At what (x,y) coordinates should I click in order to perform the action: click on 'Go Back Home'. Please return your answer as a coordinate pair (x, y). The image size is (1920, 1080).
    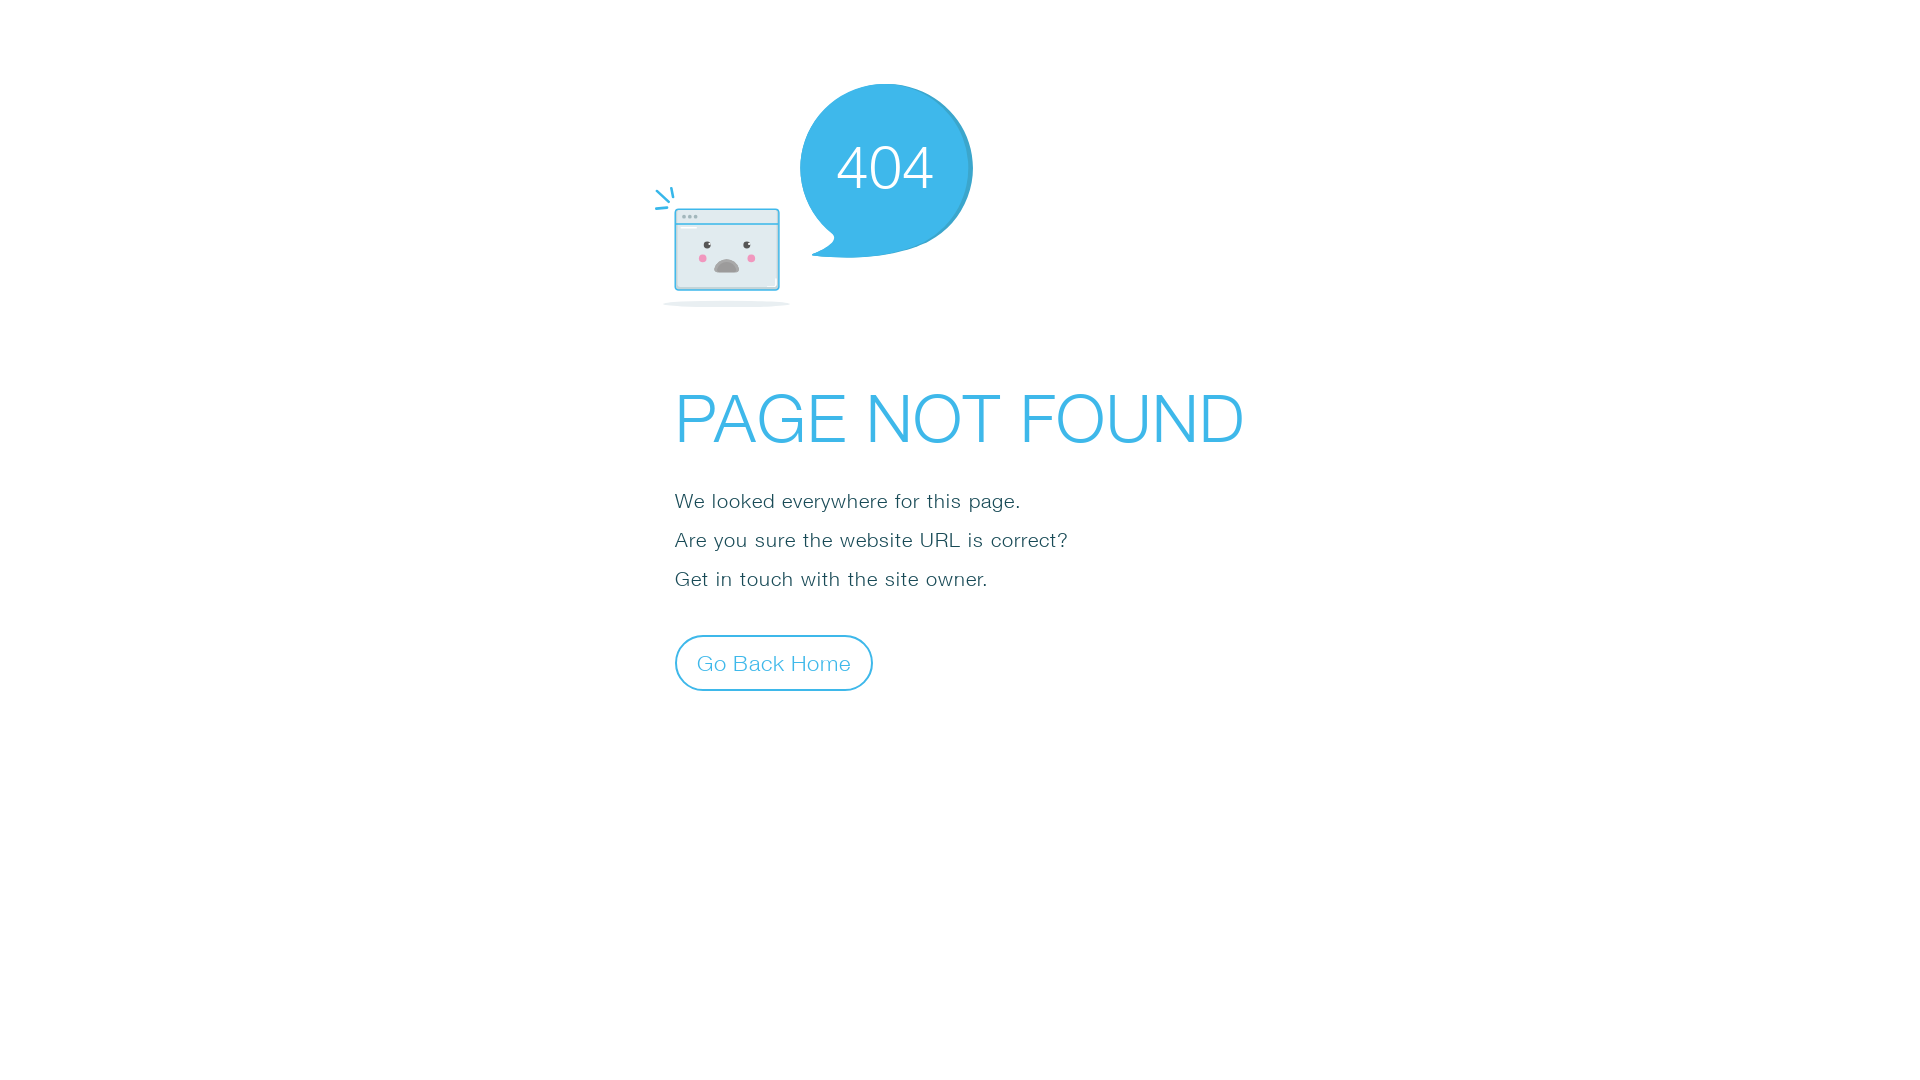
    Looking at the image, I should click on (772, 663).